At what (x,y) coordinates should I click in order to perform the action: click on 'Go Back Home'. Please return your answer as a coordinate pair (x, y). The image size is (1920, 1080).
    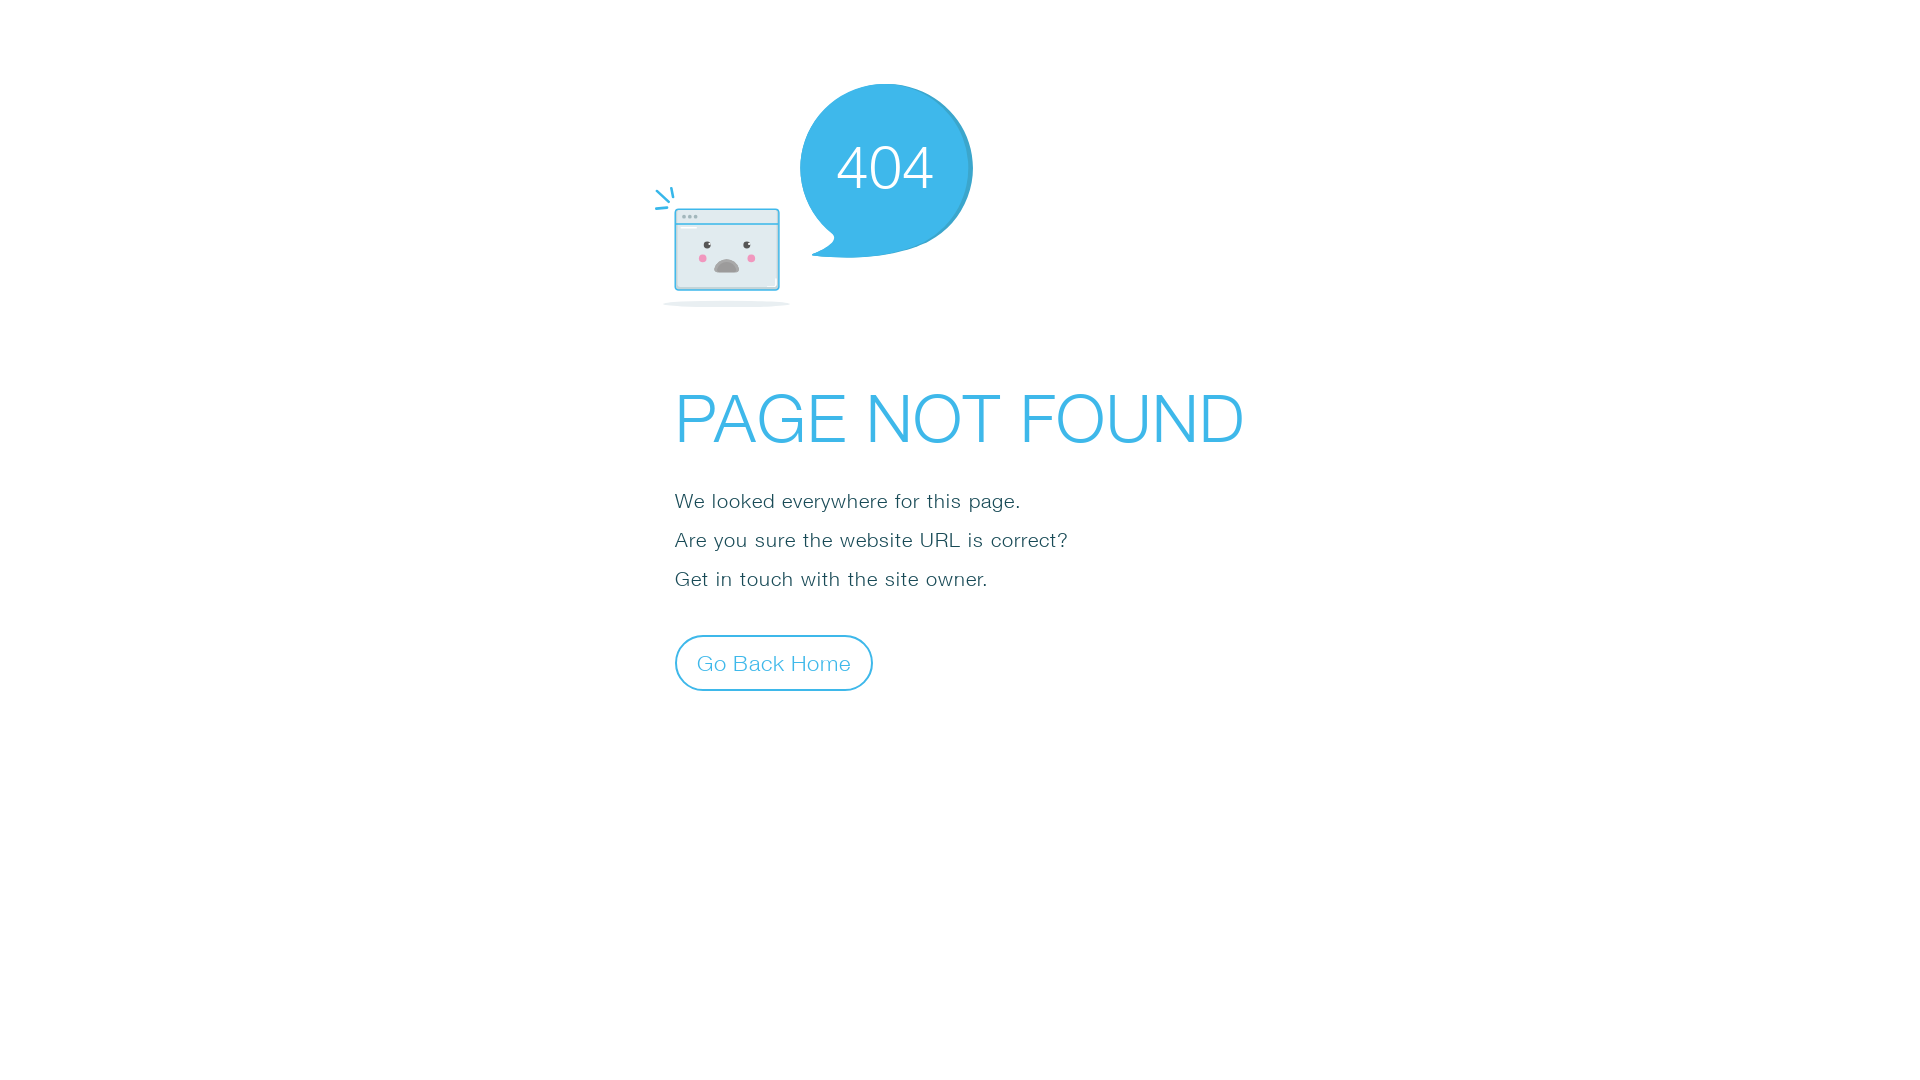
    Looking at the image, I should click on (772, 663).